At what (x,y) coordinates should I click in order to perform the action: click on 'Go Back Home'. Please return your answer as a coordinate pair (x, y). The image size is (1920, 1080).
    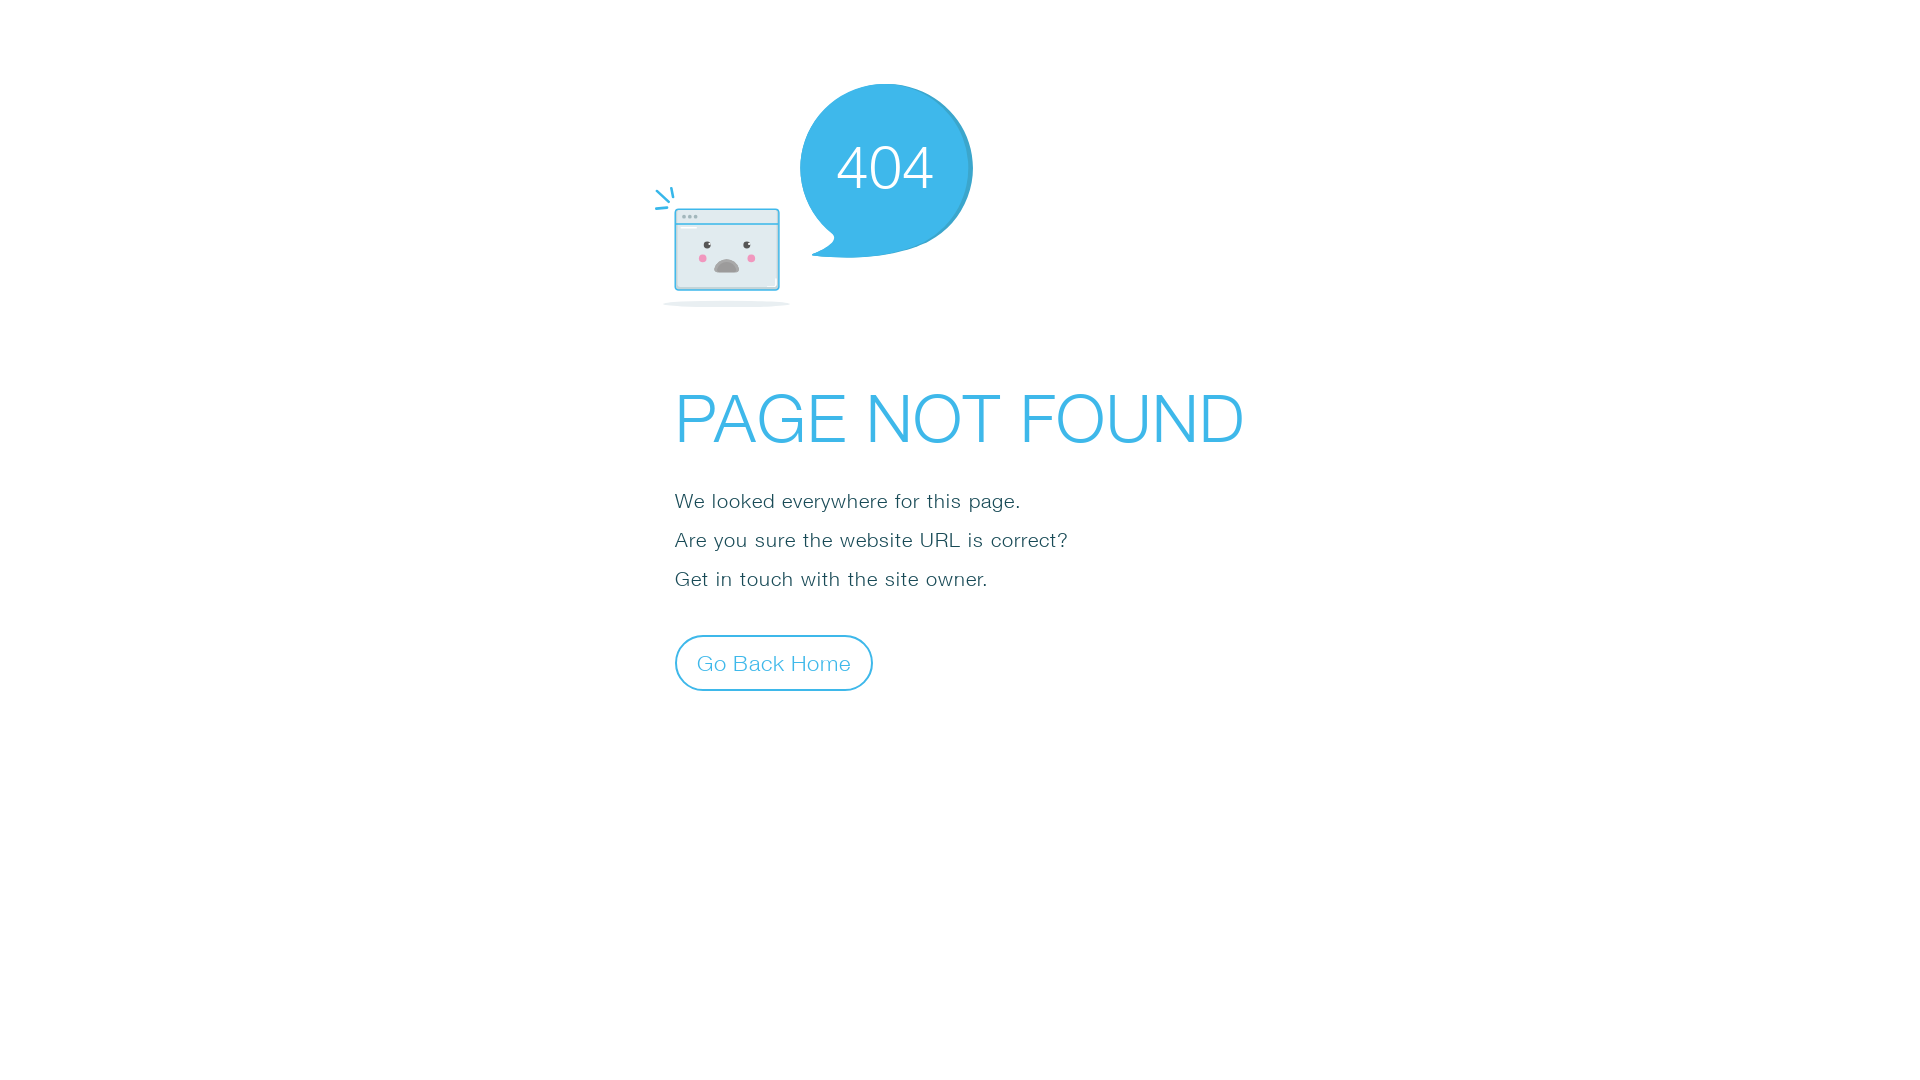
    Looking at the image, I should click on (772, 663).